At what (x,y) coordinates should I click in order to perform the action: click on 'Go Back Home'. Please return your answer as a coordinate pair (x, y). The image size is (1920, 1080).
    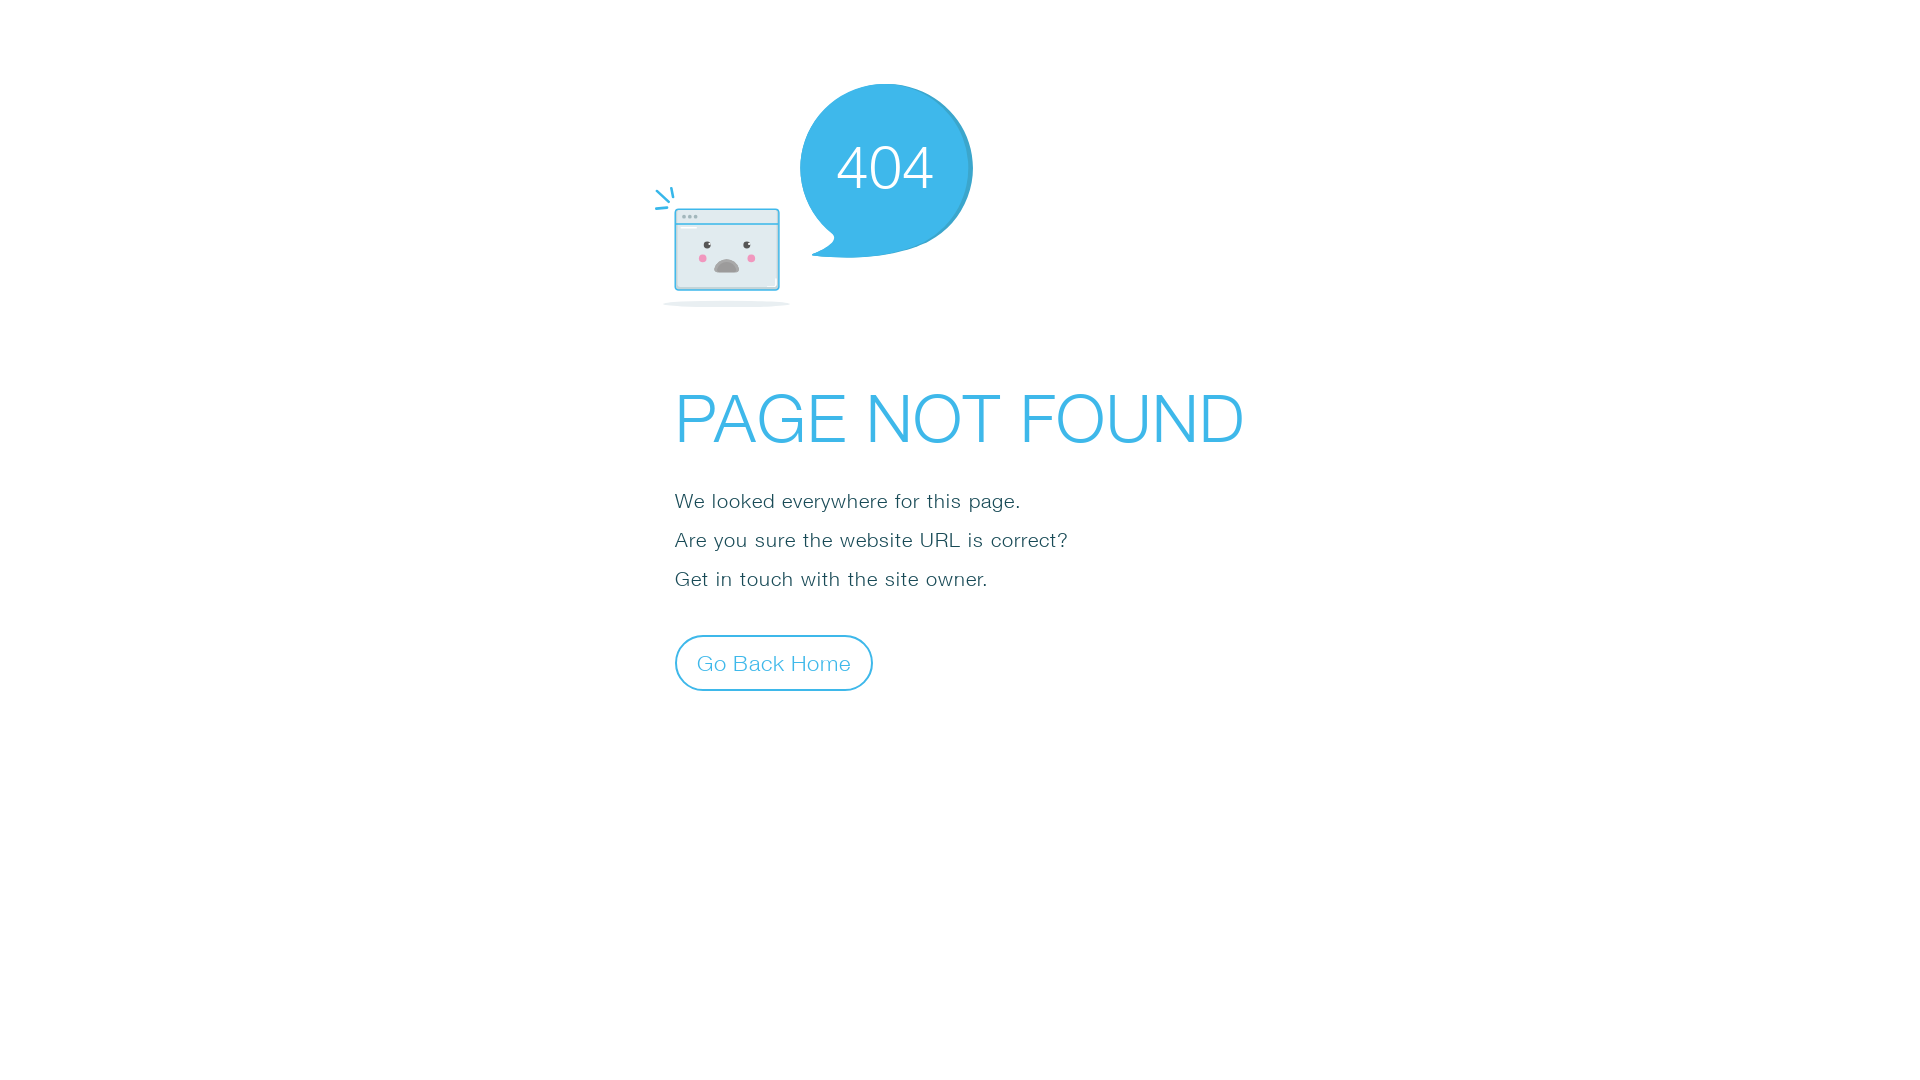
    Looking at the image, I should click on (772, 663).